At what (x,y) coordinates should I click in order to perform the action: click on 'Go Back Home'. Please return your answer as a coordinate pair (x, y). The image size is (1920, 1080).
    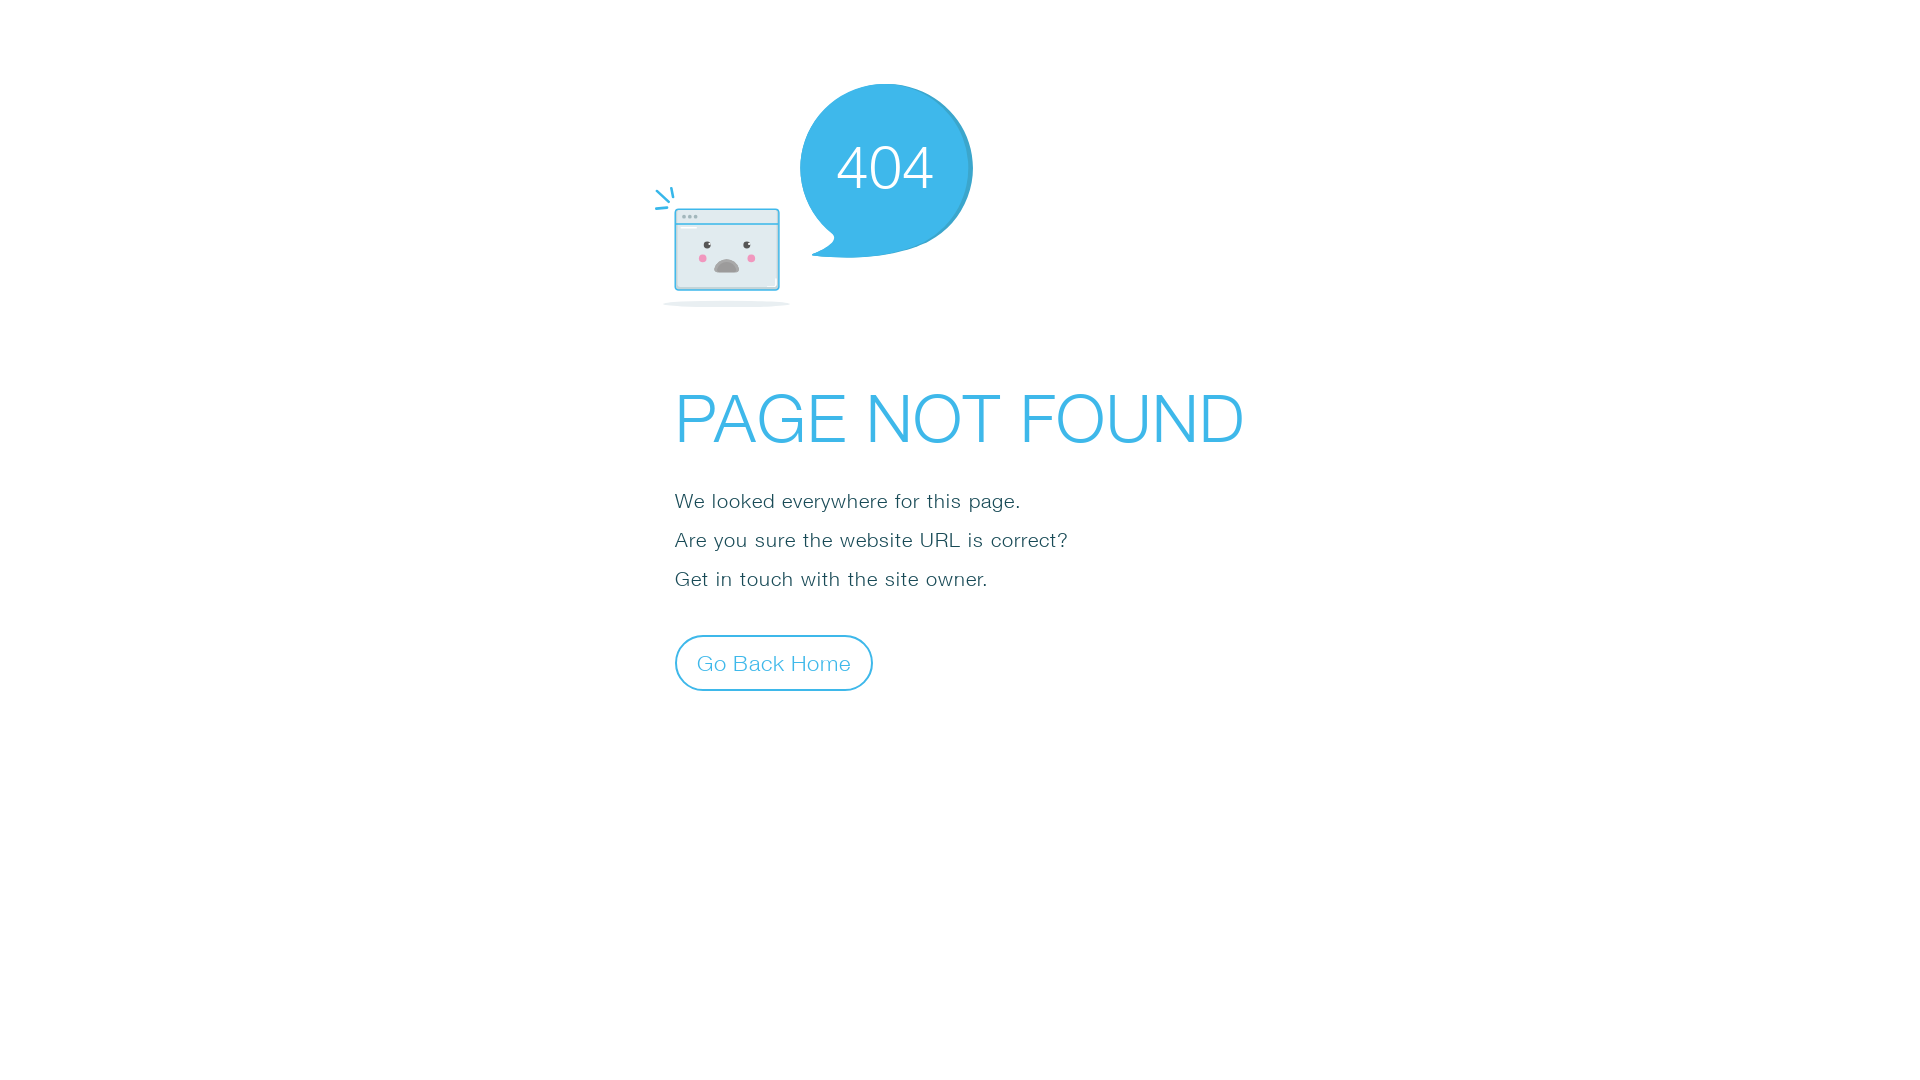
    Looking at the image, I should click on (772, 663).